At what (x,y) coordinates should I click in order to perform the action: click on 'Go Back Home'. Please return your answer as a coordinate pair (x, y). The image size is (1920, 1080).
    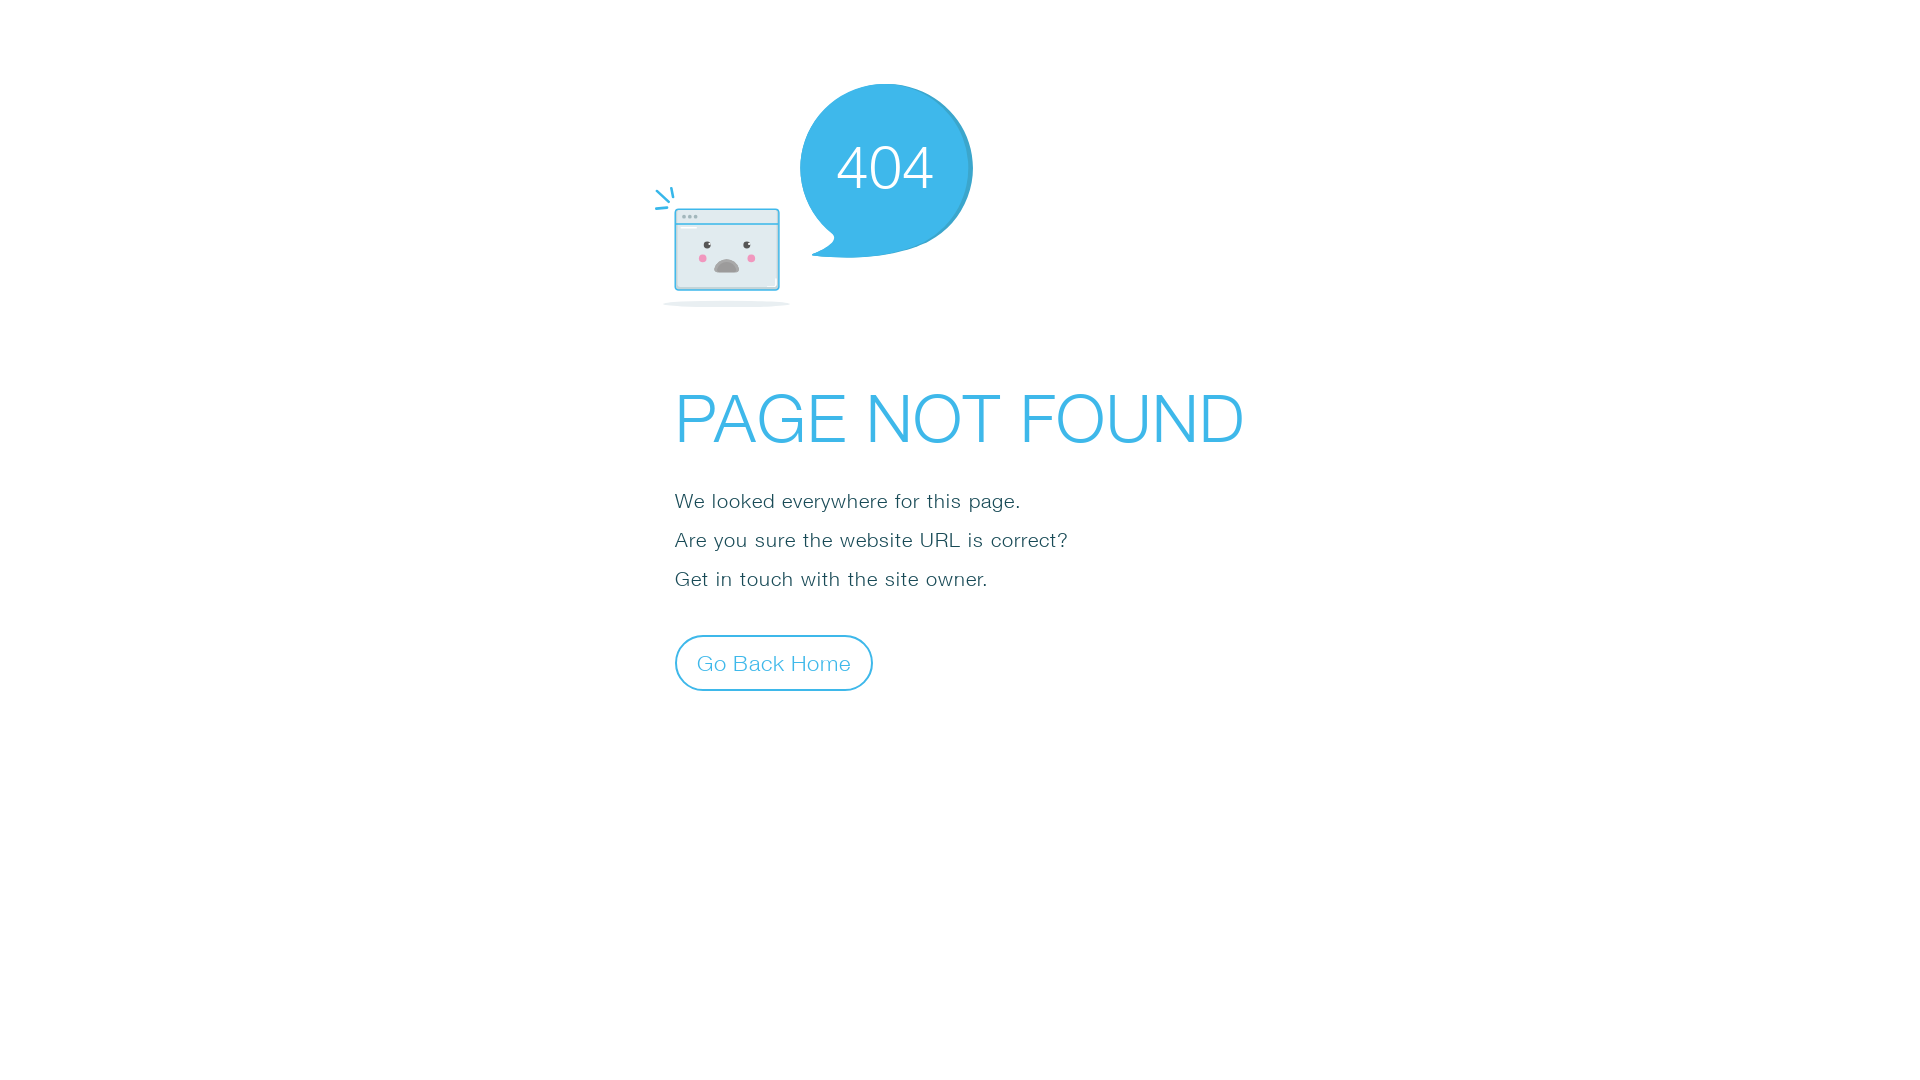
    Looking at the image, I should click on (772, 663).